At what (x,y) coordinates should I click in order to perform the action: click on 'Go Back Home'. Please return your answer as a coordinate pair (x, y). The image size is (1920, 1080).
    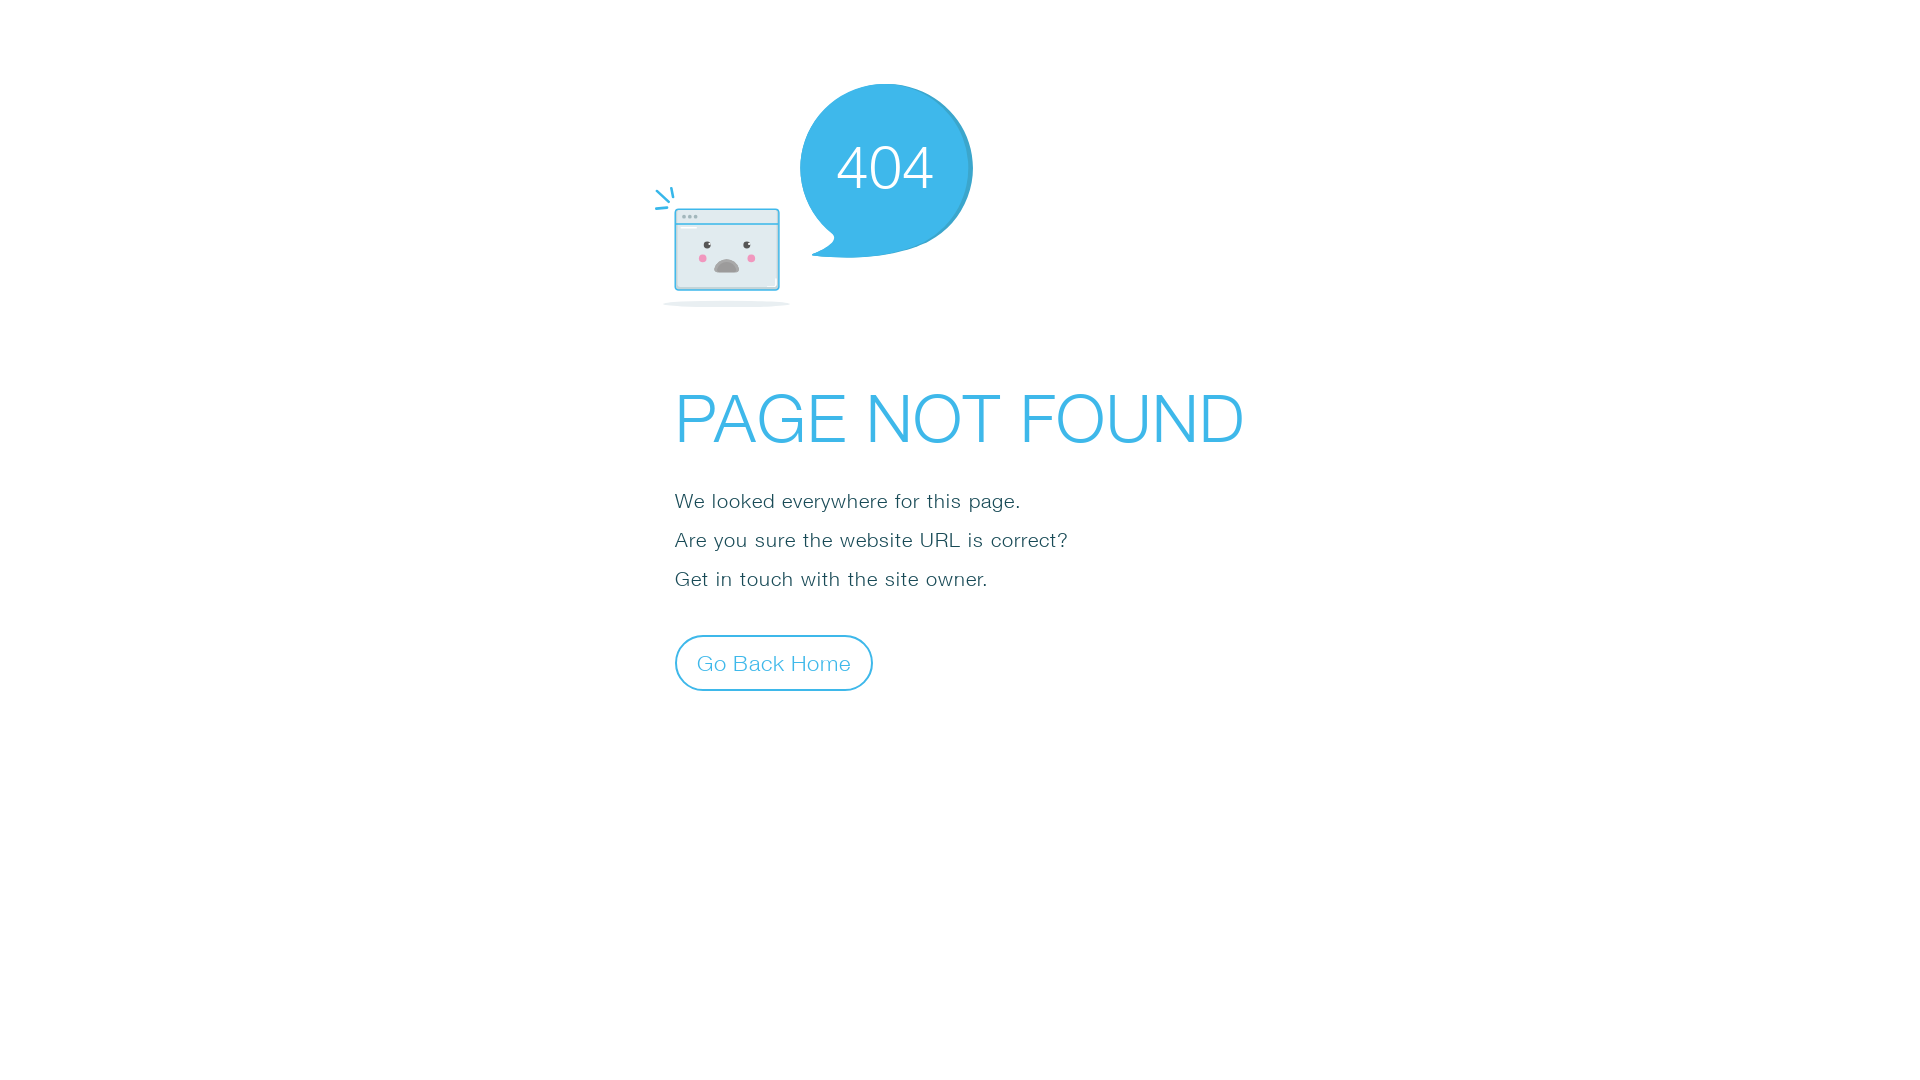
    Looking at the image, I should click on (772, 663).